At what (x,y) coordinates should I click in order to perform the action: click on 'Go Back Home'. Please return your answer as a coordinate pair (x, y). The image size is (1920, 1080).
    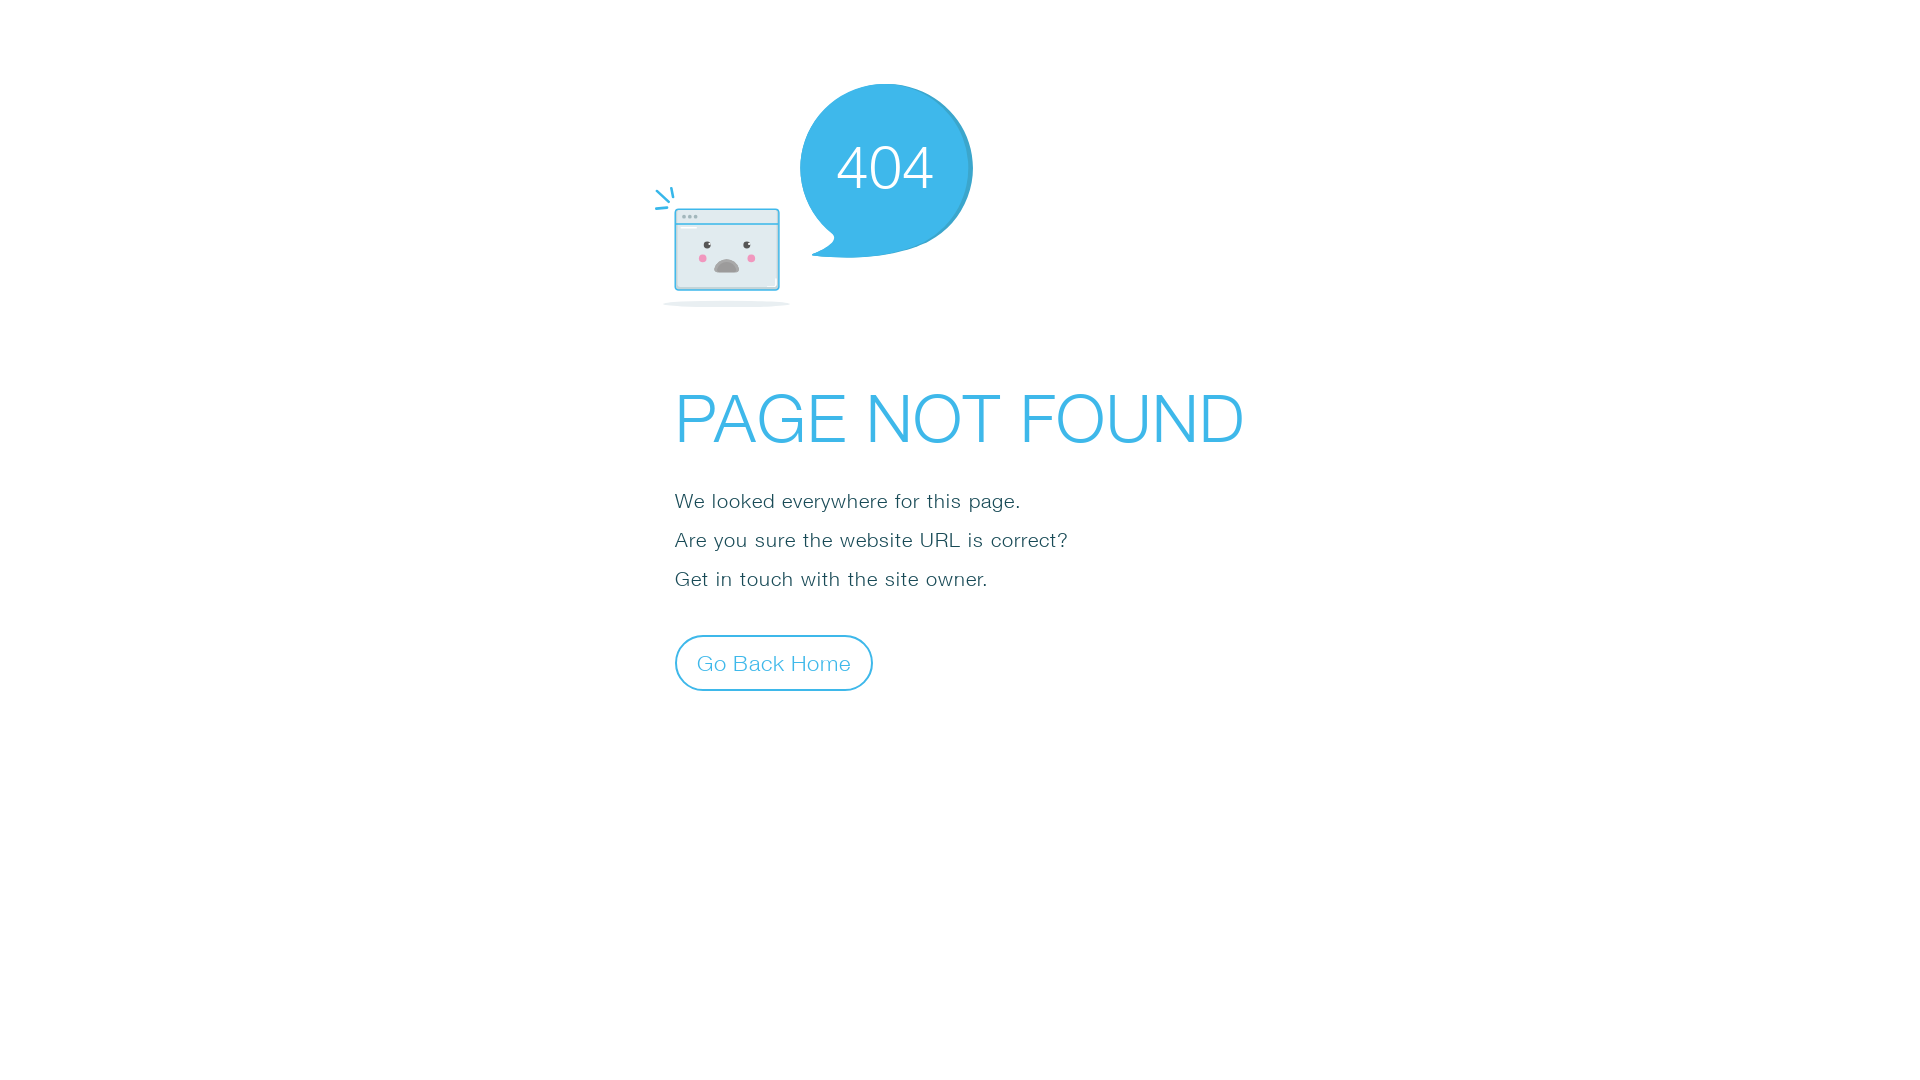
    Looking at the image, I should click on (772, 663).